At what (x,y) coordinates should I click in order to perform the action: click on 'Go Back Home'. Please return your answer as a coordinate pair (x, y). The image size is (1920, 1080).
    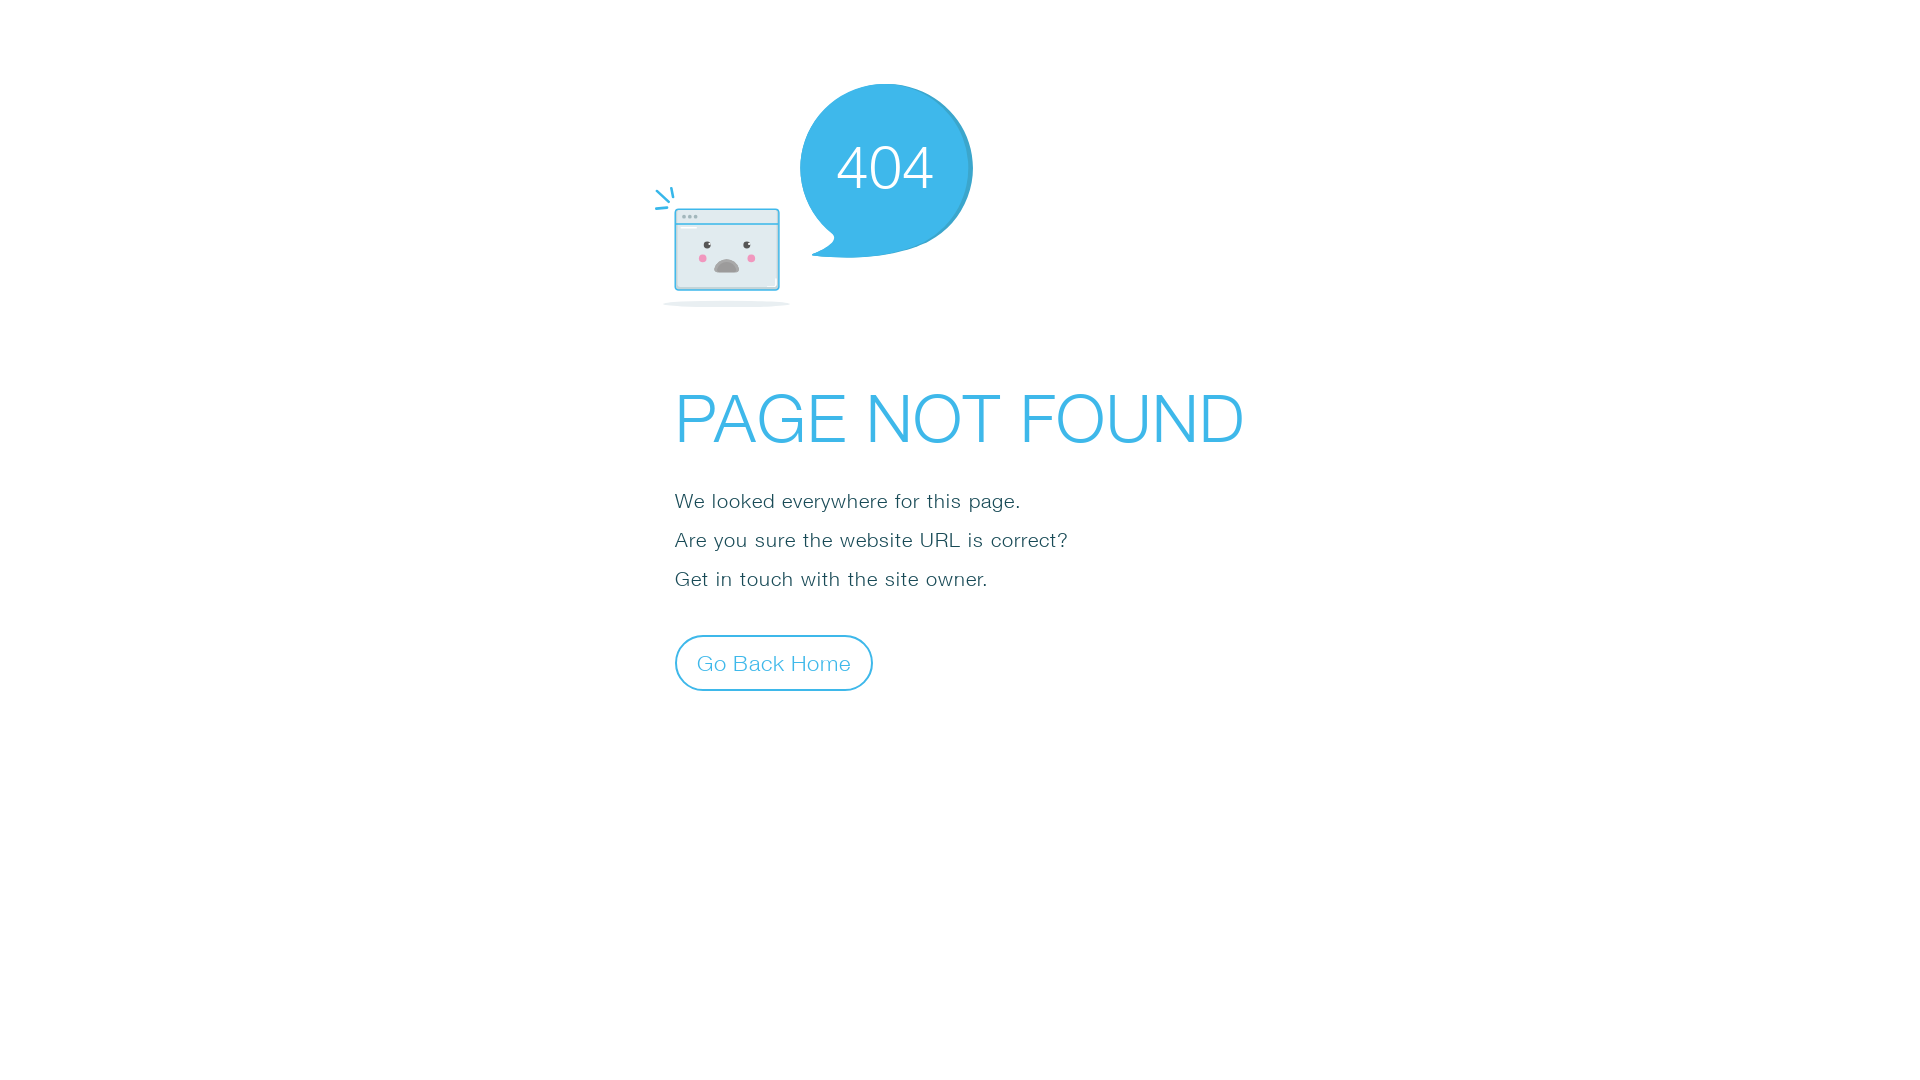
    Looking at the image, I should click on (772, 663).